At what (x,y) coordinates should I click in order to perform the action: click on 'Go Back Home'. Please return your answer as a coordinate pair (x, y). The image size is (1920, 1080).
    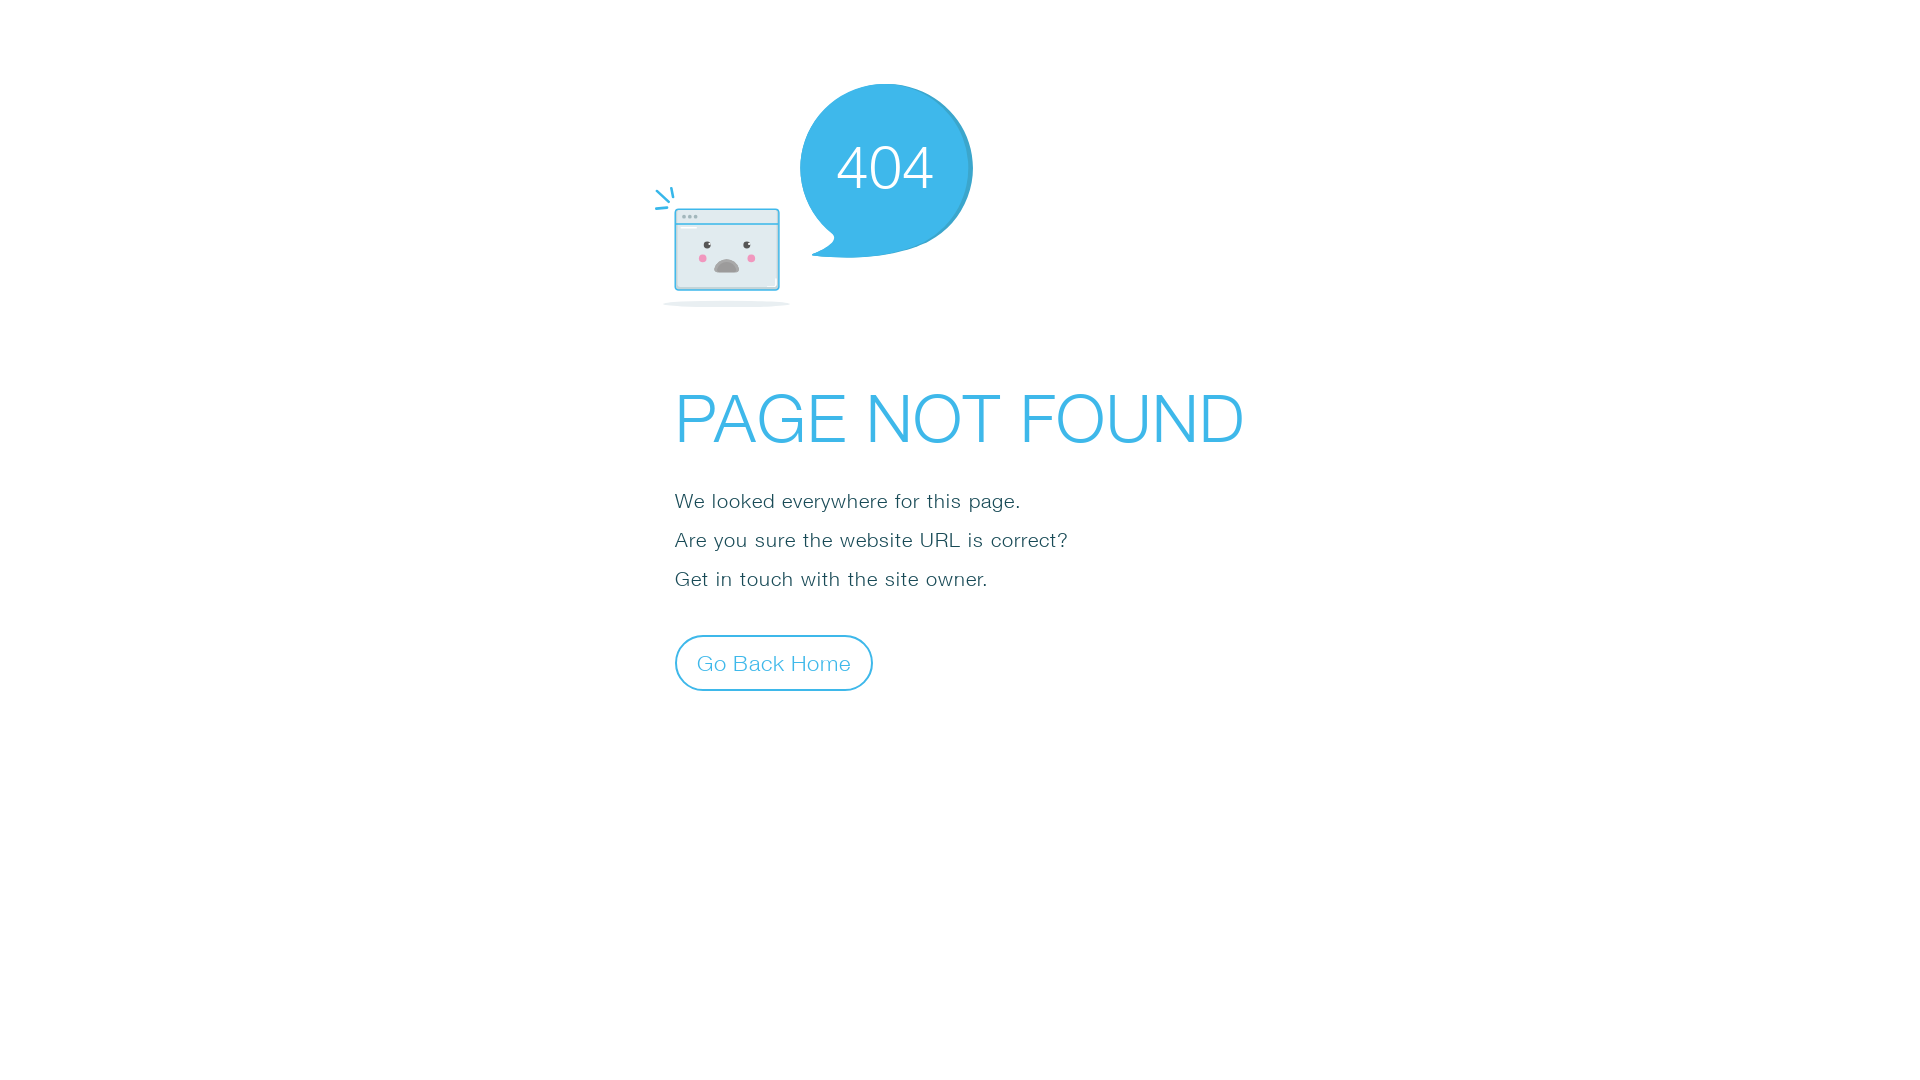
    Looking at the image, I should click on (772, 663).